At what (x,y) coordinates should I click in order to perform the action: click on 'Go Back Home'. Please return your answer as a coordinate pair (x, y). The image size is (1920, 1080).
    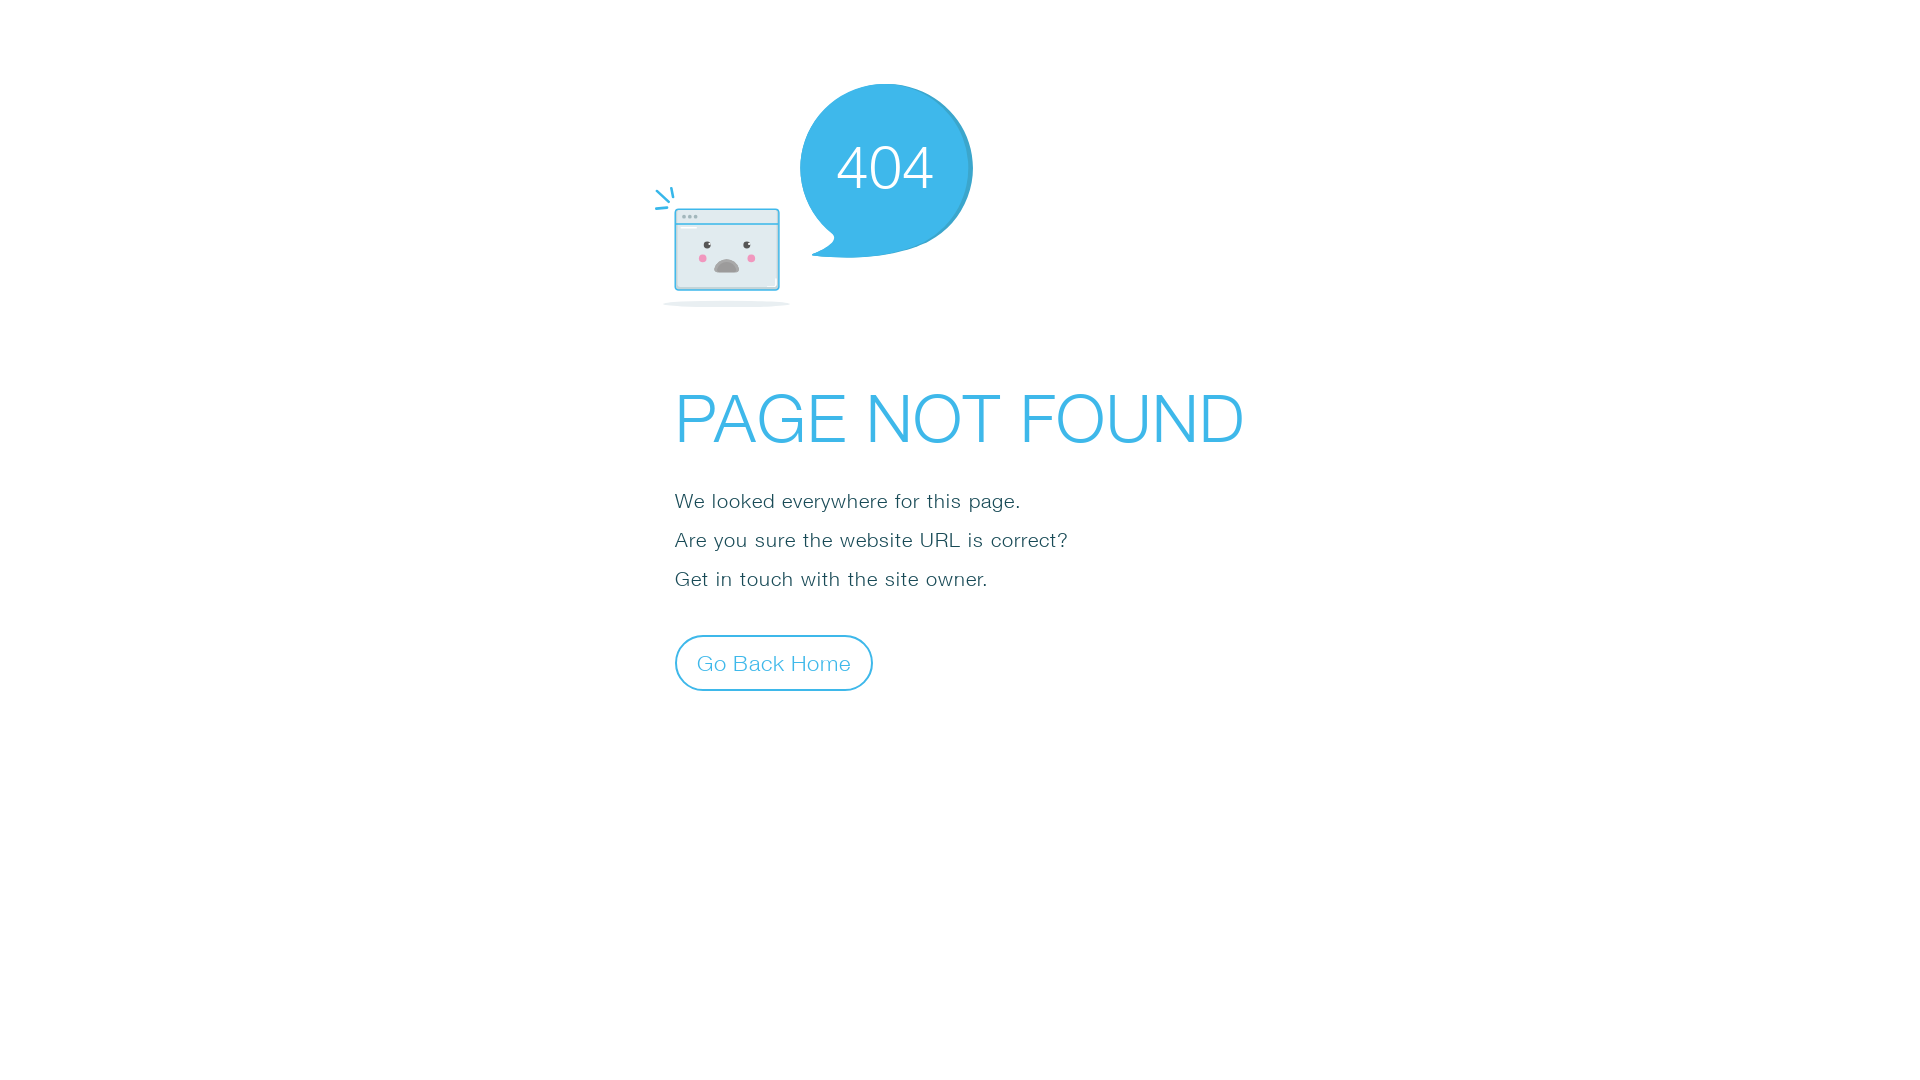
    Looking at the image, I should click on (772, 663).